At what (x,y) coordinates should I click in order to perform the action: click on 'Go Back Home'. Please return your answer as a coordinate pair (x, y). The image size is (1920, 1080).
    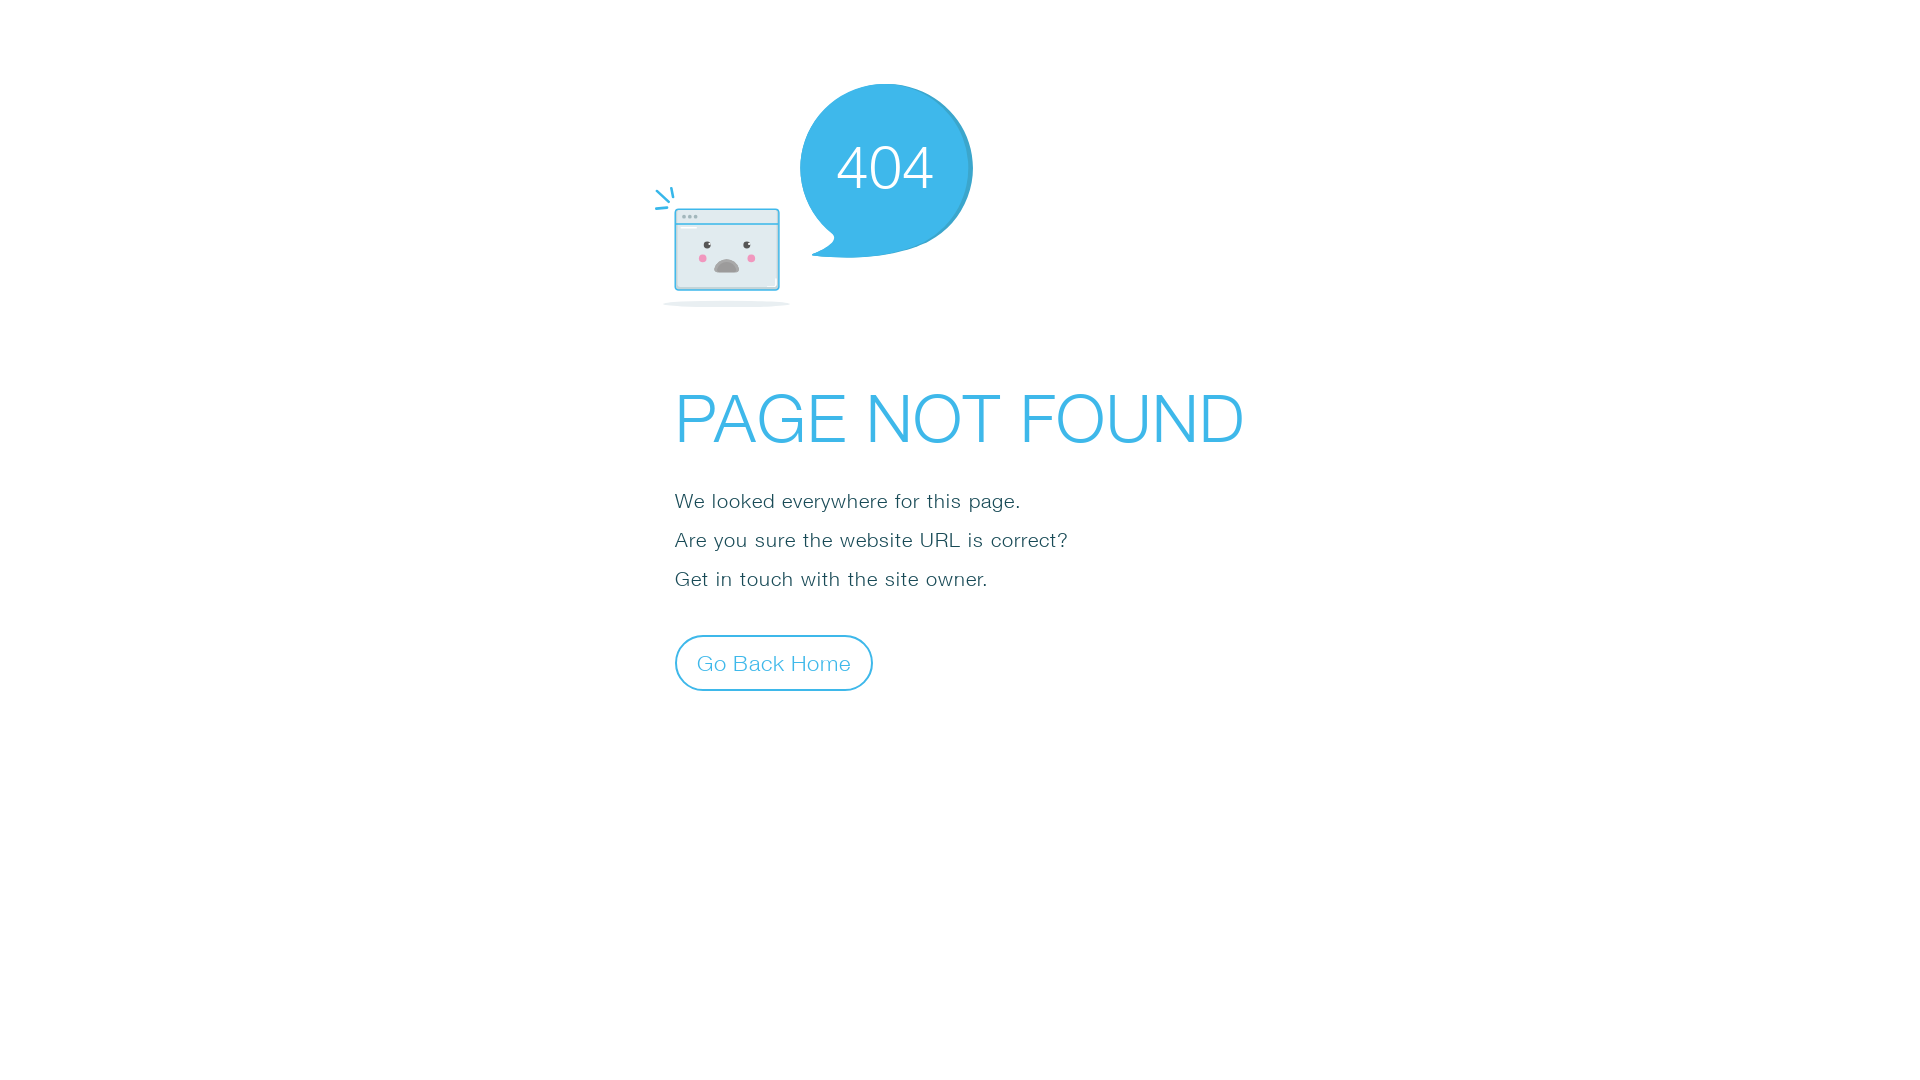
    Looking at the image, I should click on (772, 663).